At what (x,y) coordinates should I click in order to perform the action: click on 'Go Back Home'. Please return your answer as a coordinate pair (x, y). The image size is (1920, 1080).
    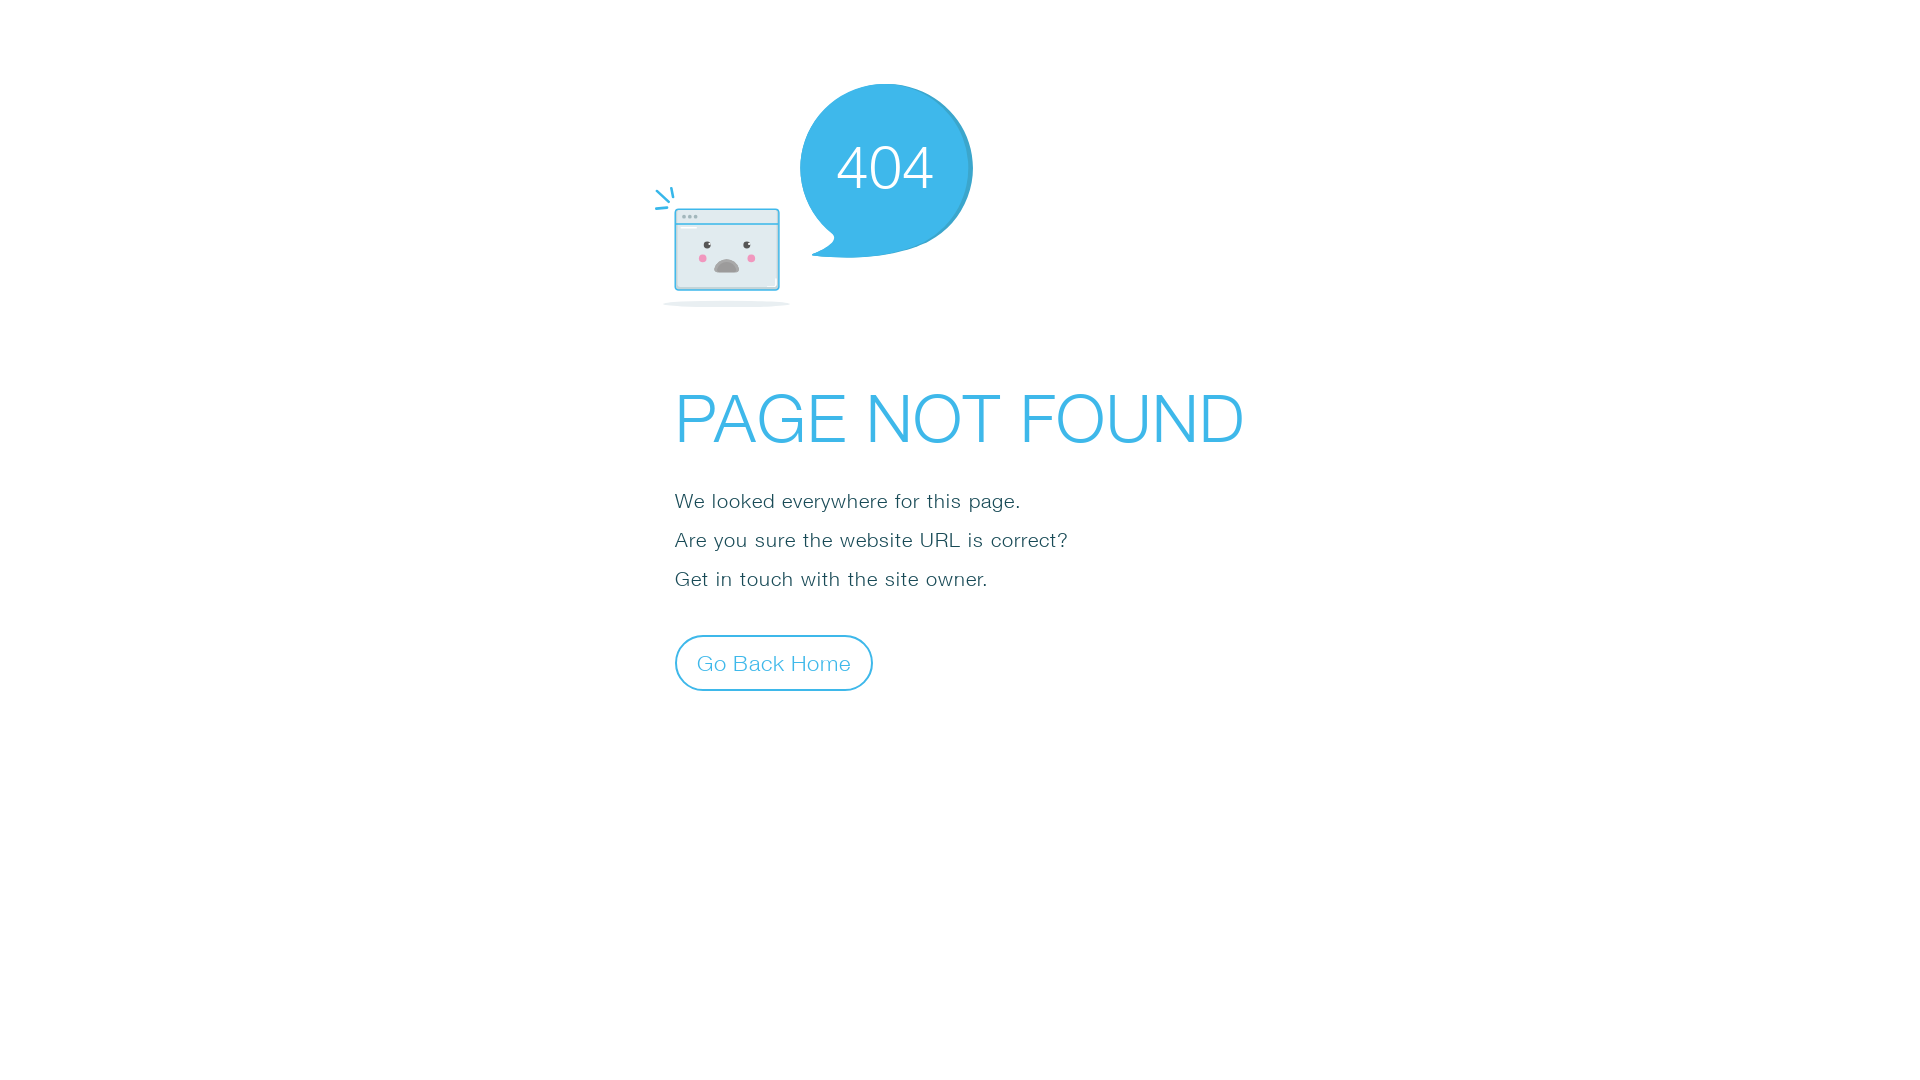
    Looking at the image, I should click on (772, 663).